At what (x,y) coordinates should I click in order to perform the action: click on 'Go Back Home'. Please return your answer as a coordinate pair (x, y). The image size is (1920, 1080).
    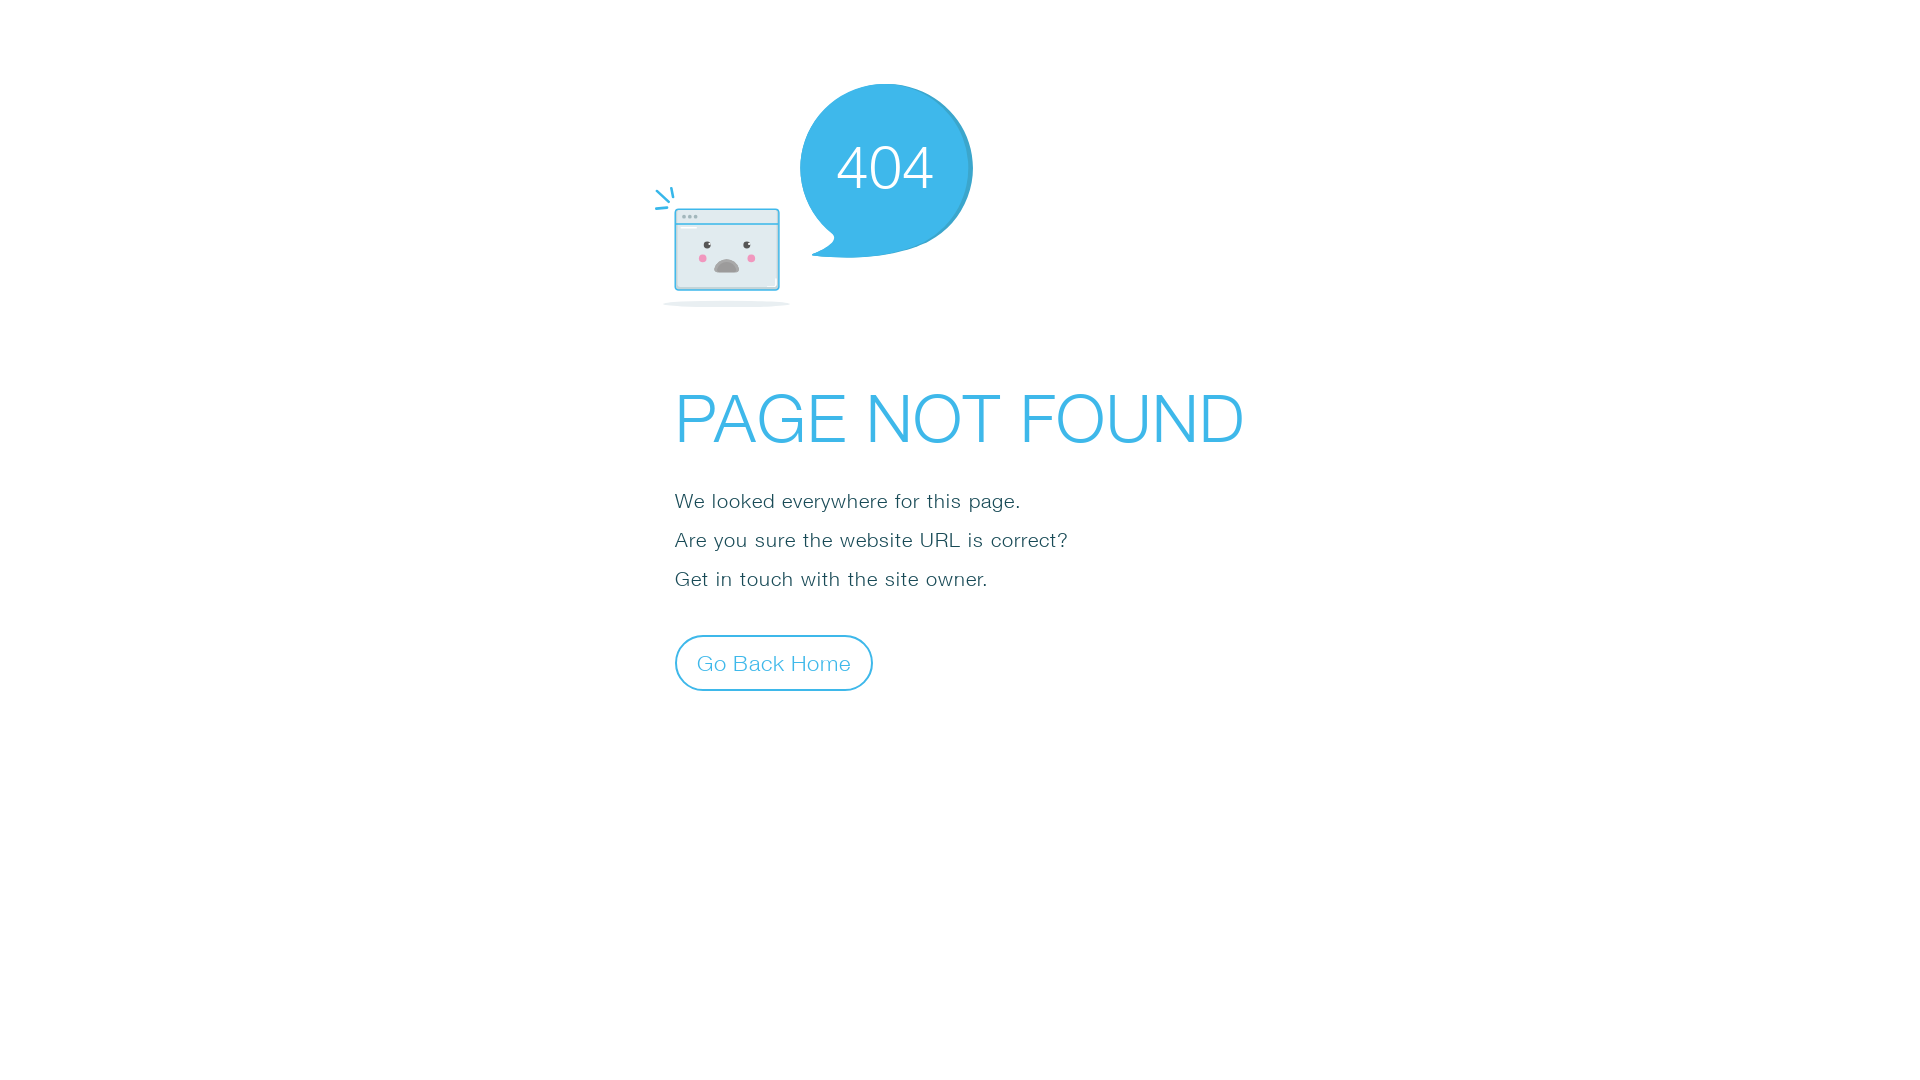
    Looking at the image, I should click on (772, 663).